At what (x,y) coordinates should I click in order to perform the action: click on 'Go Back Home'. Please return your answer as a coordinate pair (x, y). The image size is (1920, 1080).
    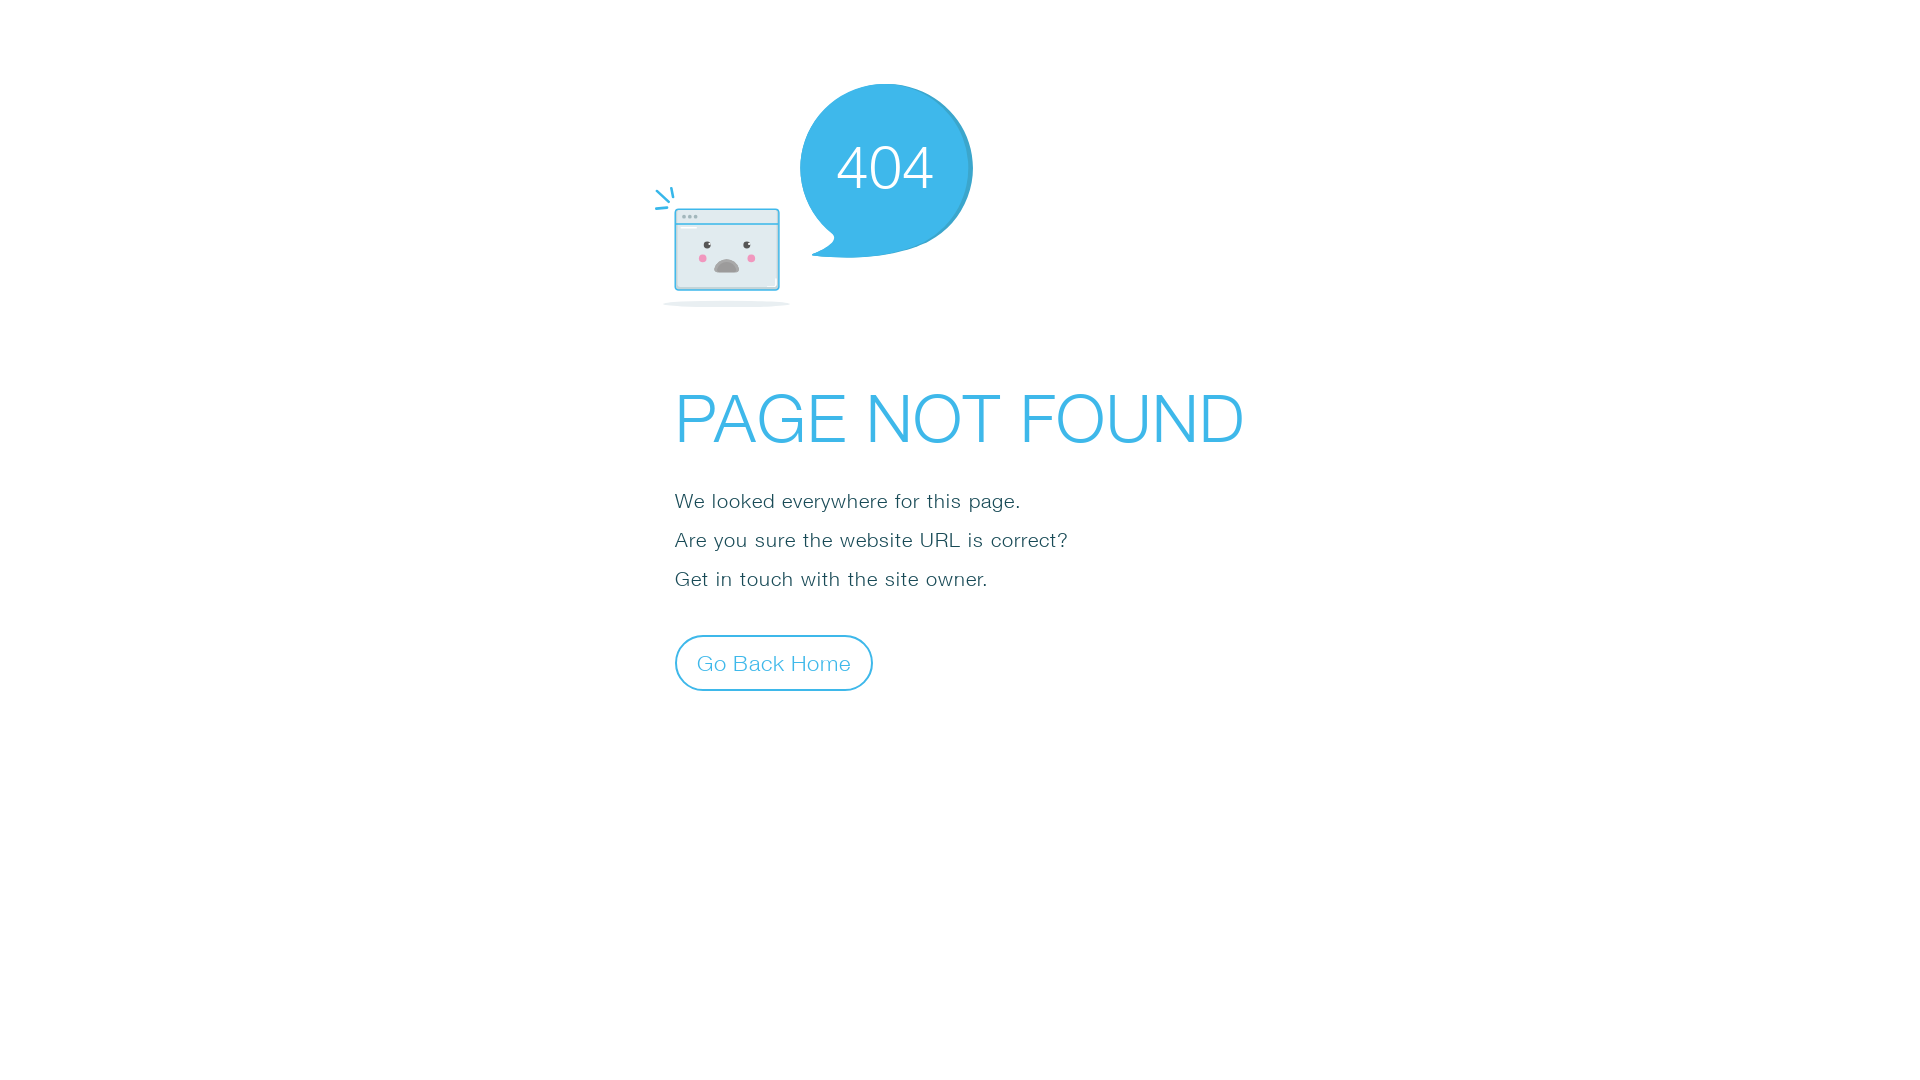
    Looking at the image, I should click on (772, 663).